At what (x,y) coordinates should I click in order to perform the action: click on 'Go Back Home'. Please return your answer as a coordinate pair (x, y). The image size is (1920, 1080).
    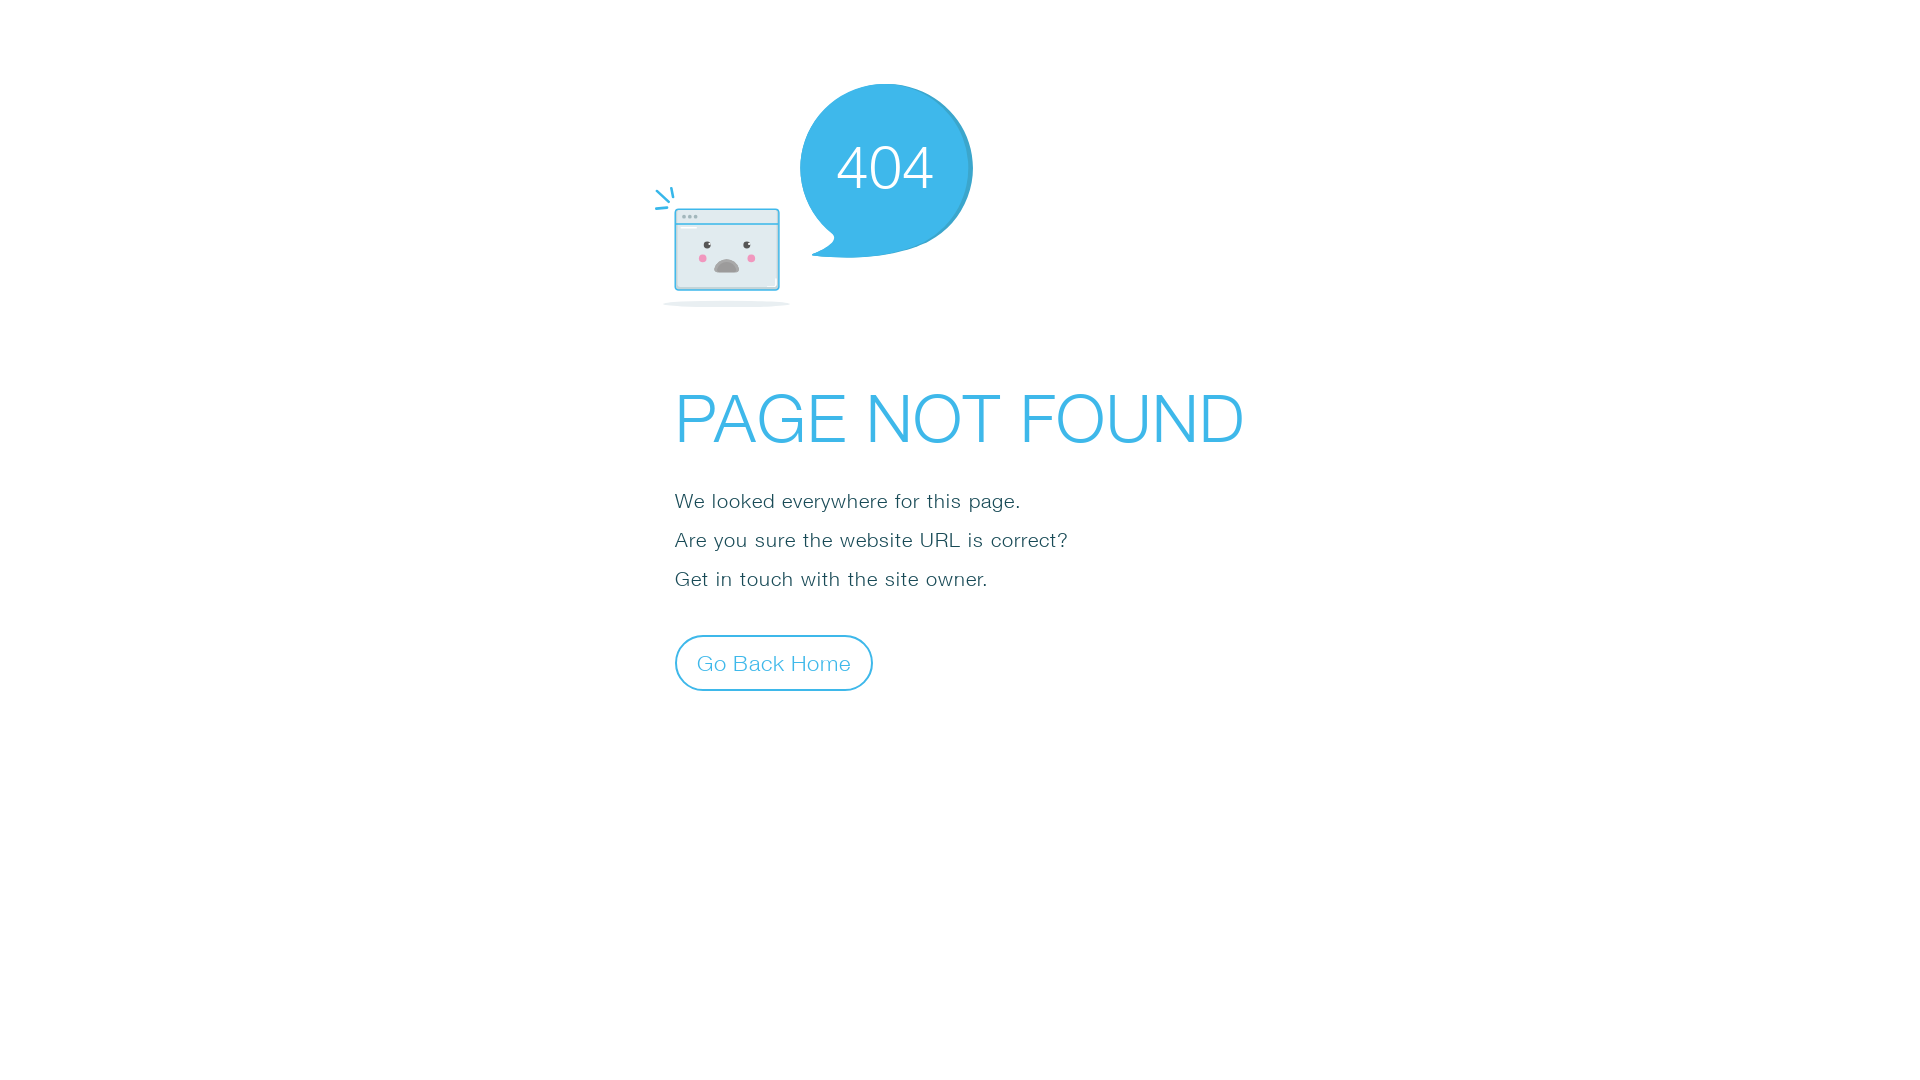
    Looking at the image, I should click on (772, 663).